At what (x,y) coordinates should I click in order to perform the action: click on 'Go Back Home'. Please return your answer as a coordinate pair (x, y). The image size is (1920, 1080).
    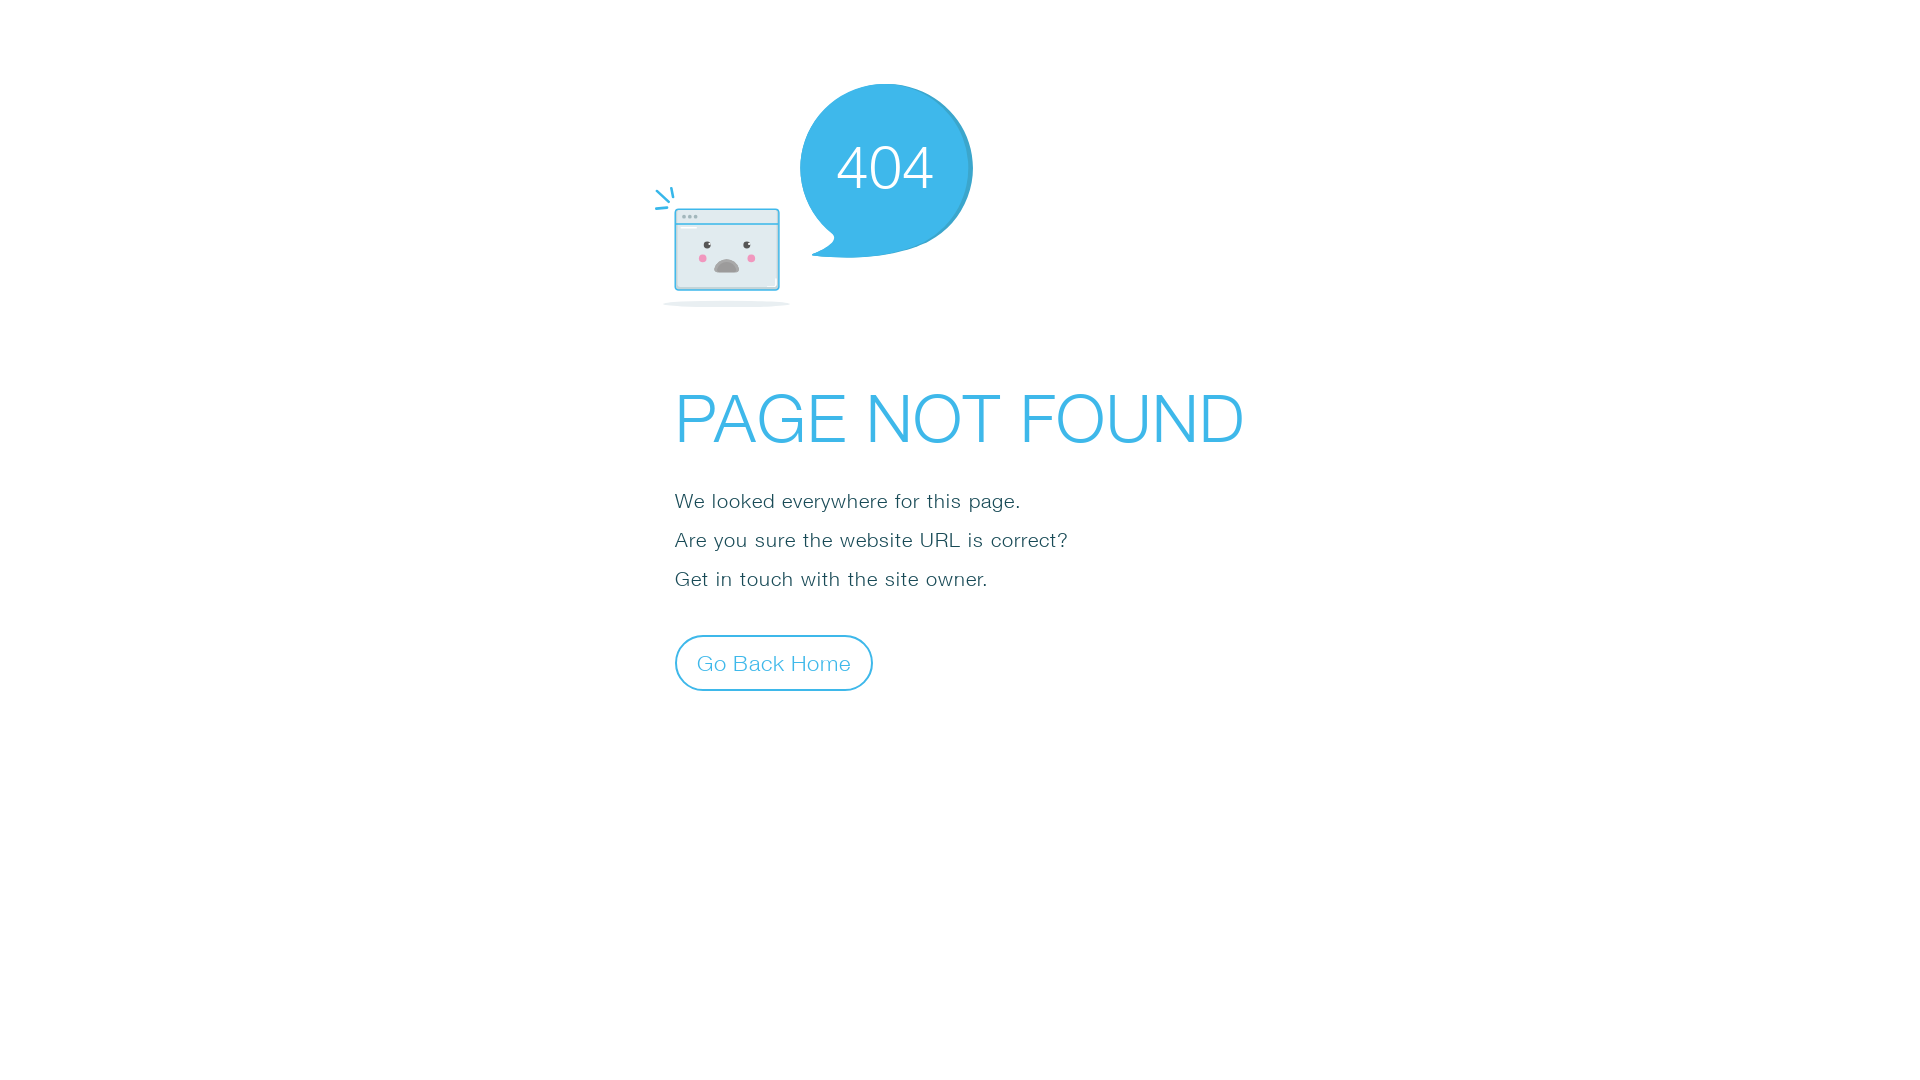
    Looking at the image, I should click on (772, 663).